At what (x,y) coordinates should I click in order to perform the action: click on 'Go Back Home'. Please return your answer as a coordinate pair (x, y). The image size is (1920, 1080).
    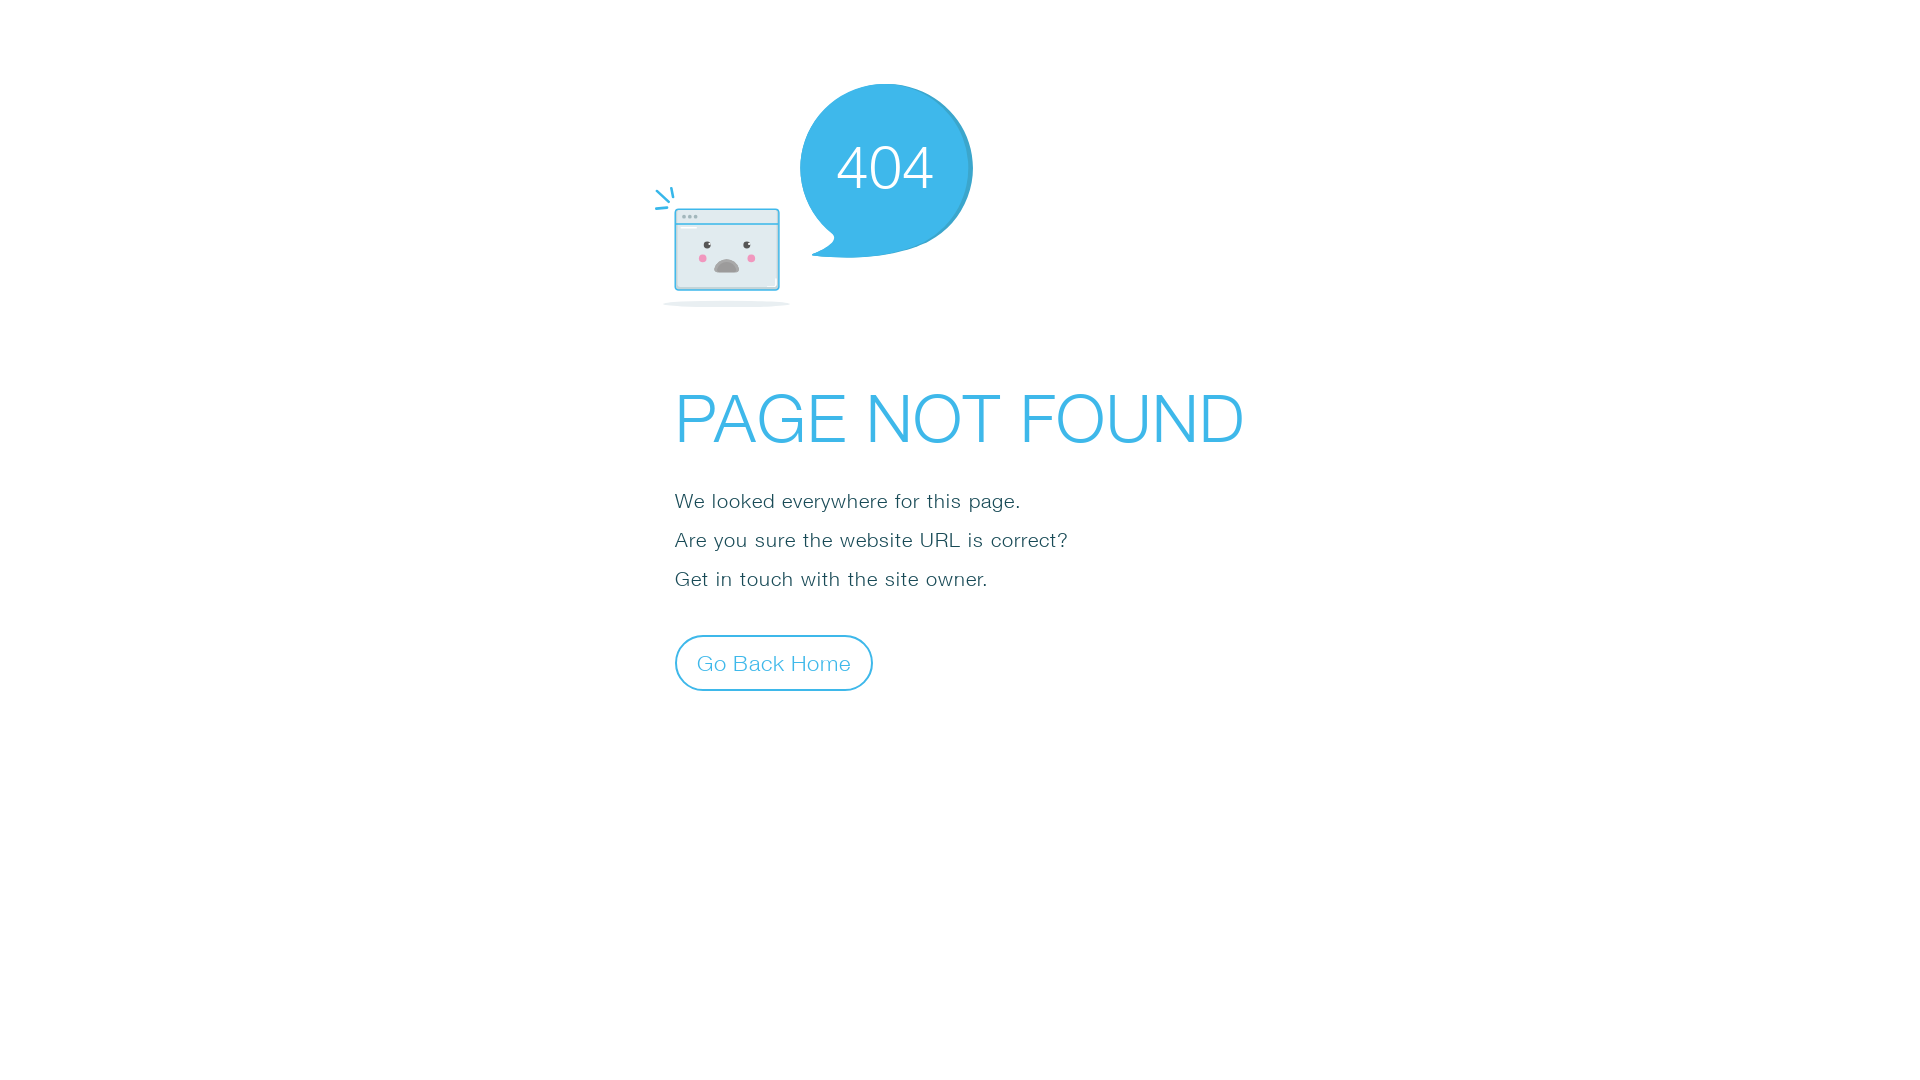
    Looking at the image, I should click on (772, 663).